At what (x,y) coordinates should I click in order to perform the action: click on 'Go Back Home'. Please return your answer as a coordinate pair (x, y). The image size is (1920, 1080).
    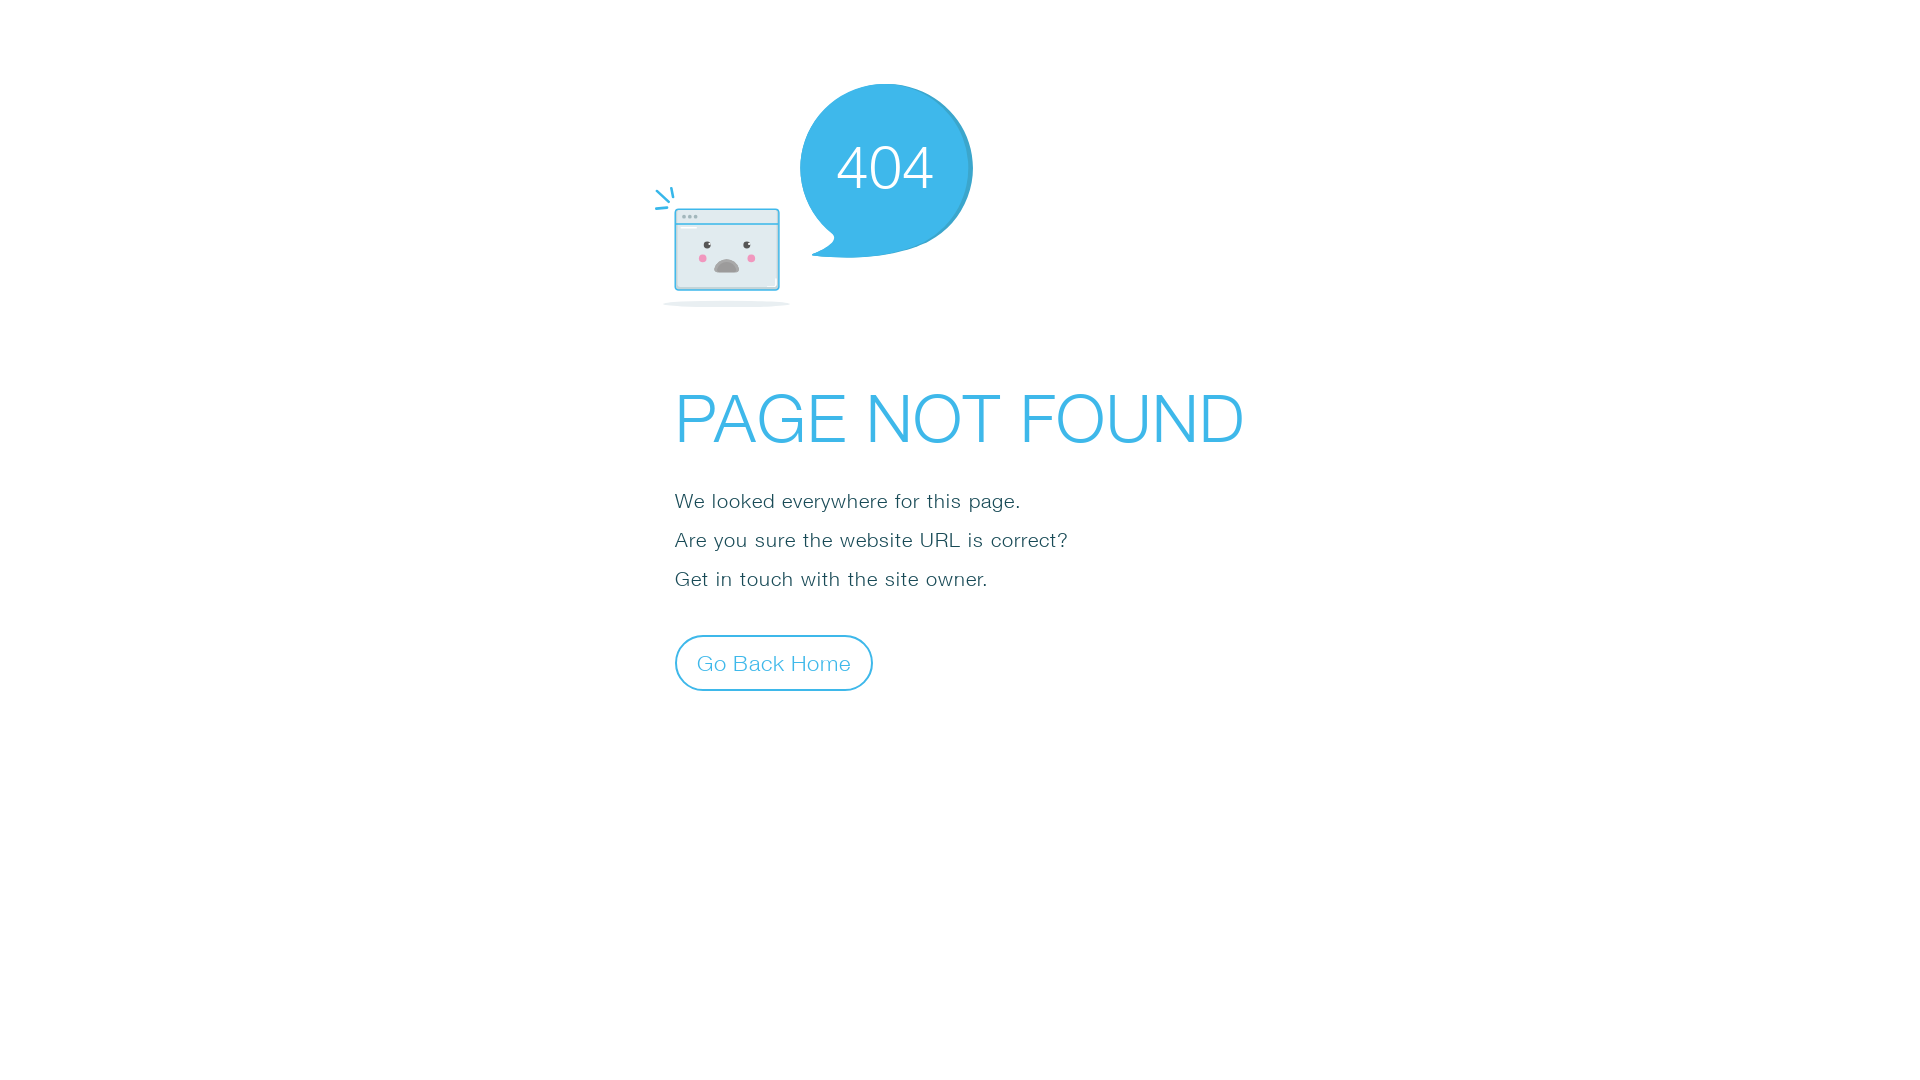
    Looking at the image, I should click on (772, 663).